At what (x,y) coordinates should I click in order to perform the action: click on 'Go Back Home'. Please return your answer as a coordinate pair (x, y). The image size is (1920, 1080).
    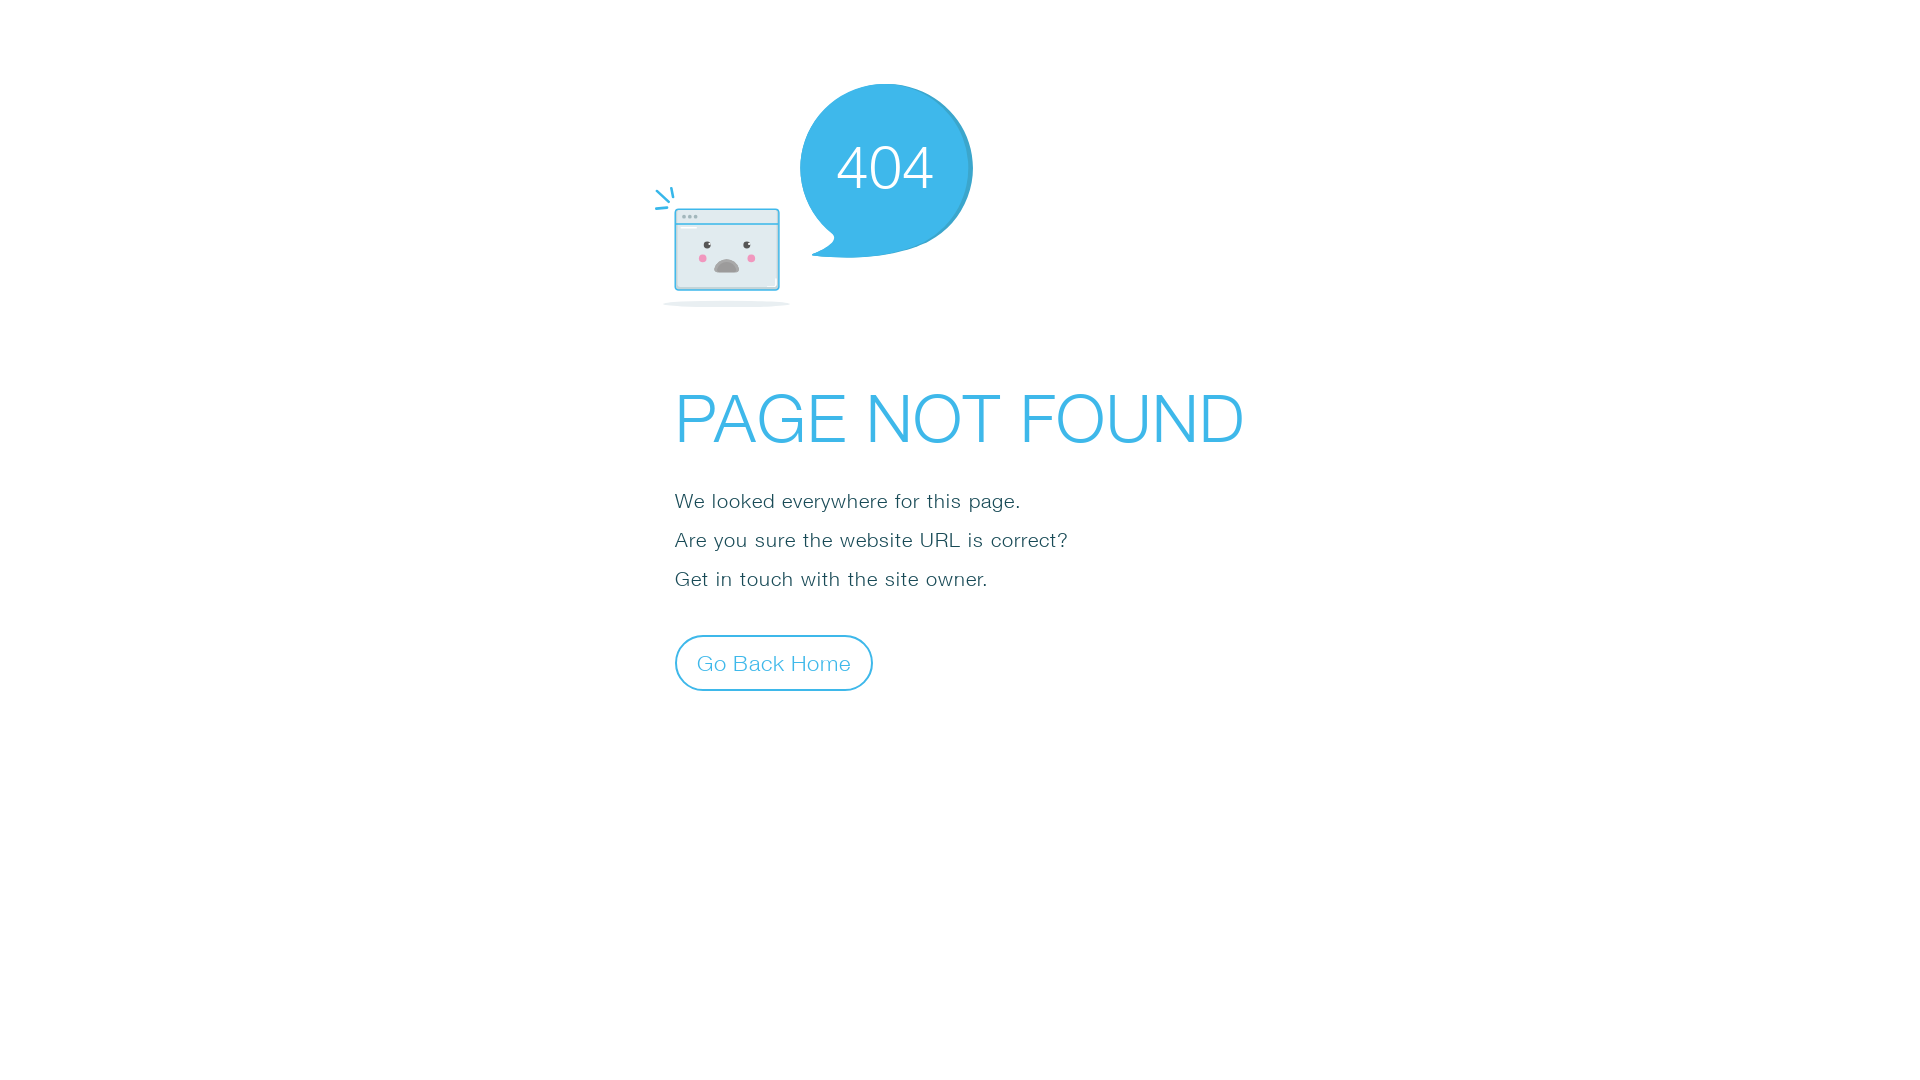
    Looking at the image, I should click on (772, 663).